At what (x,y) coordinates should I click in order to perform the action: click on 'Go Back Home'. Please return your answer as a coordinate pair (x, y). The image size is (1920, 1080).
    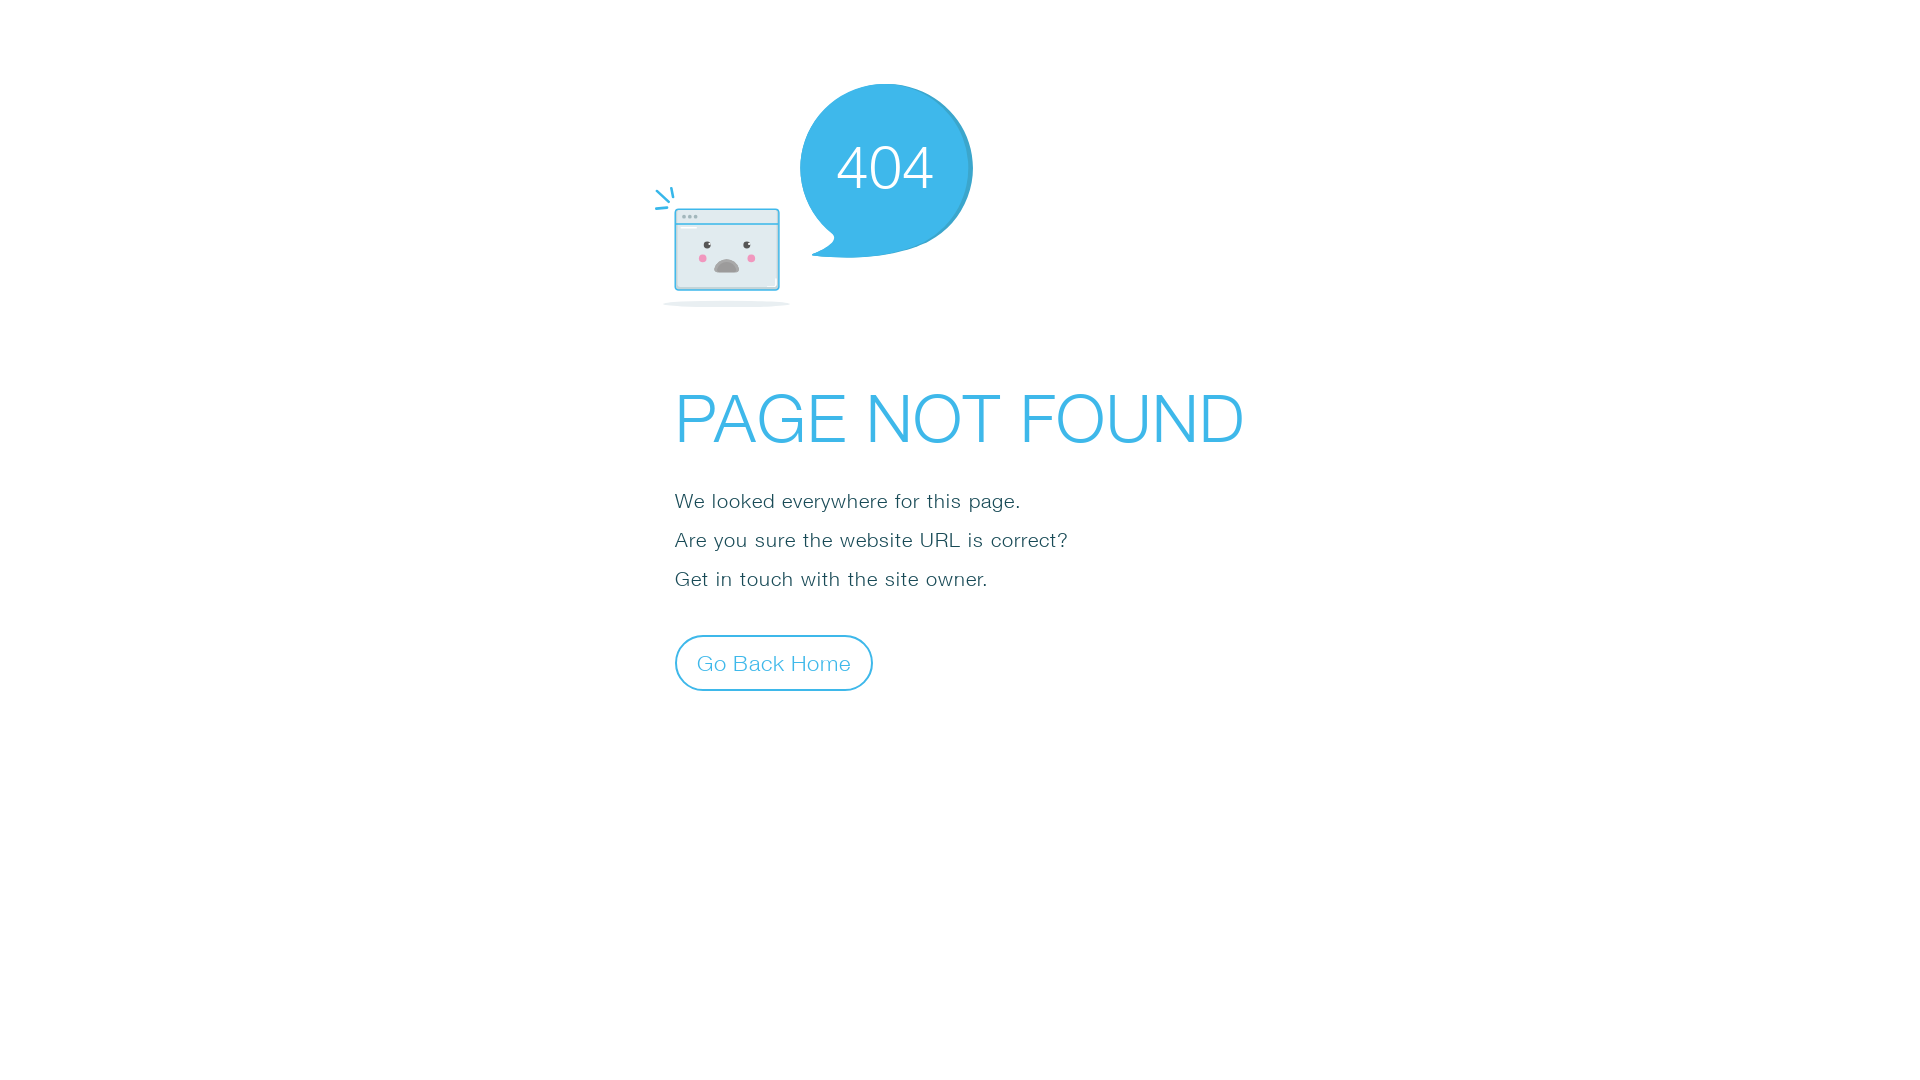
    Looking at the image, I should click on (772, 663).